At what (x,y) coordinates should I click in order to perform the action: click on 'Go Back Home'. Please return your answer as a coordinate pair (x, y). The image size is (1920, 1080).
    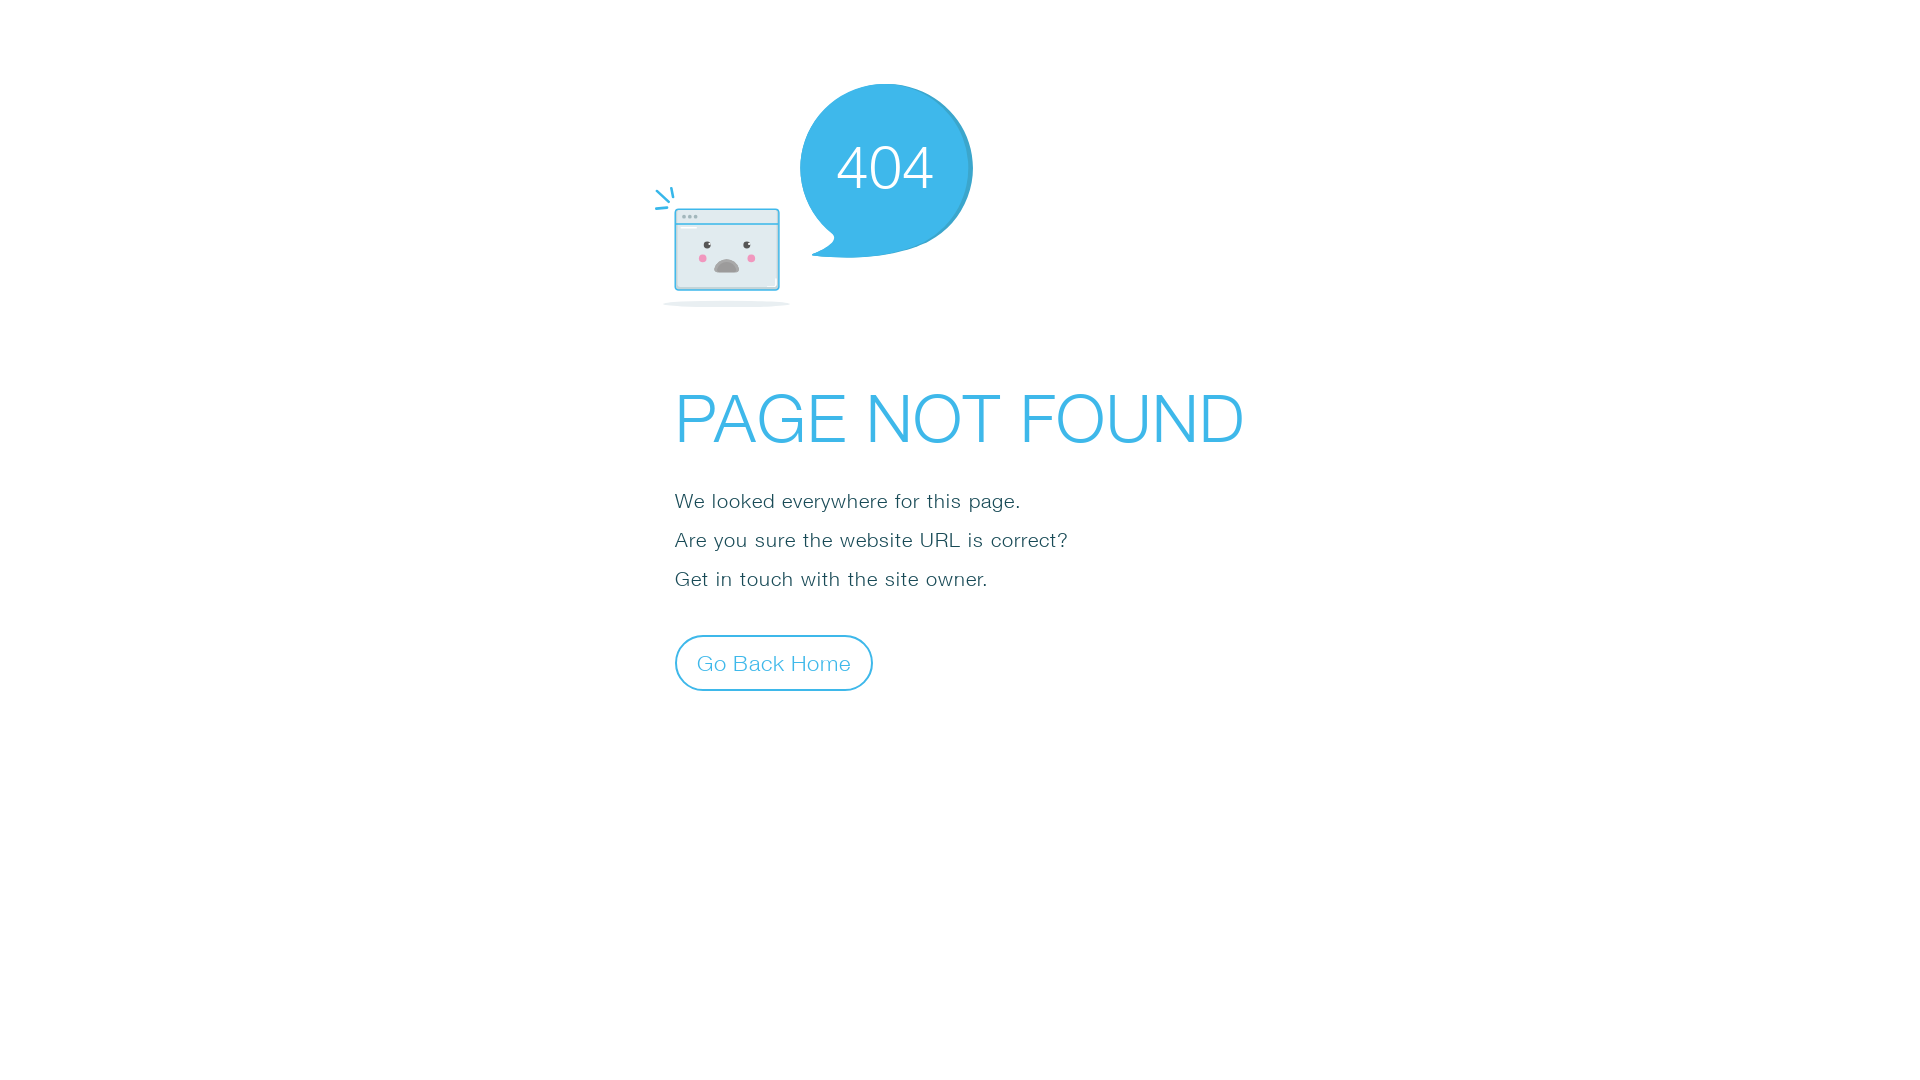
    Looking at the image, I should click on (772, 663).